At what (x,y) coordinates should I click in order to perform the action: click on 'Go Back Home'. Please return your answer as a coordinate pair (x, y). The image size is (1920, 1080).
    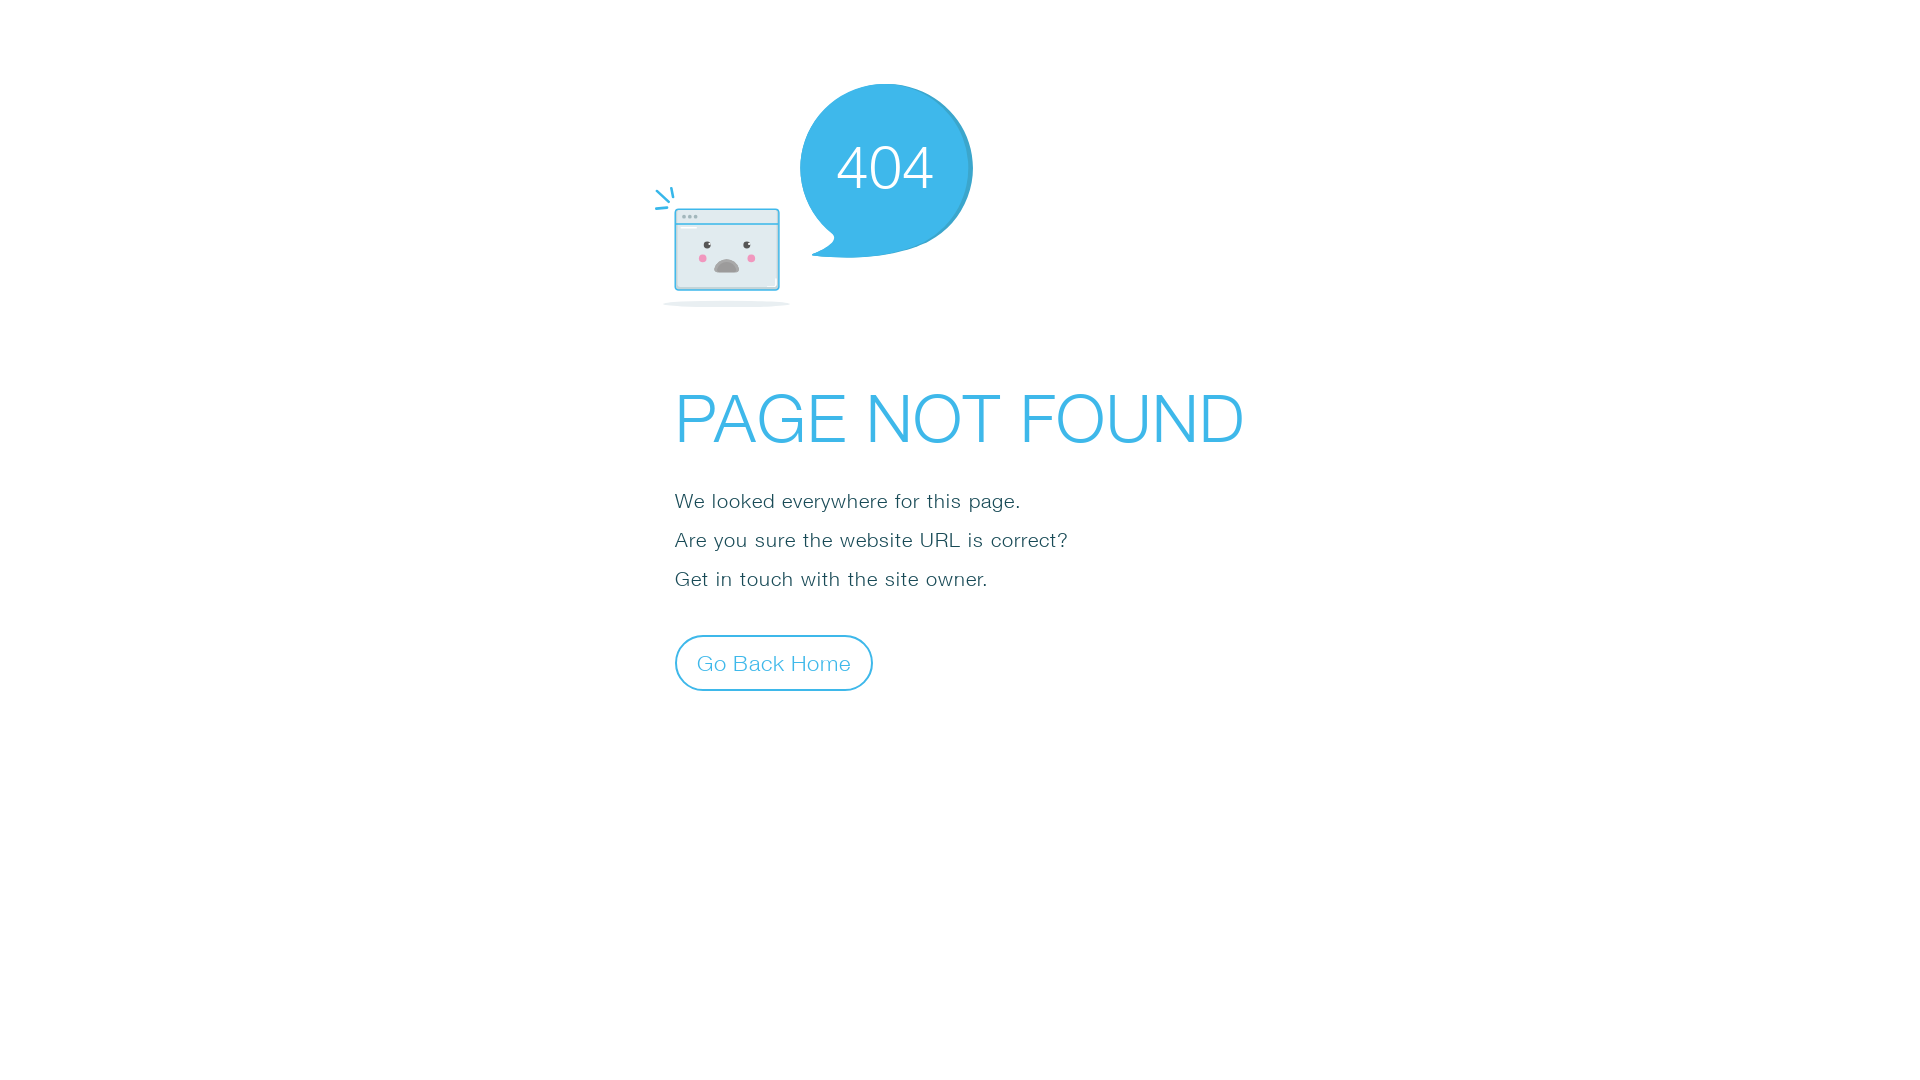
    Looking at the image, I should click on (772, 663).